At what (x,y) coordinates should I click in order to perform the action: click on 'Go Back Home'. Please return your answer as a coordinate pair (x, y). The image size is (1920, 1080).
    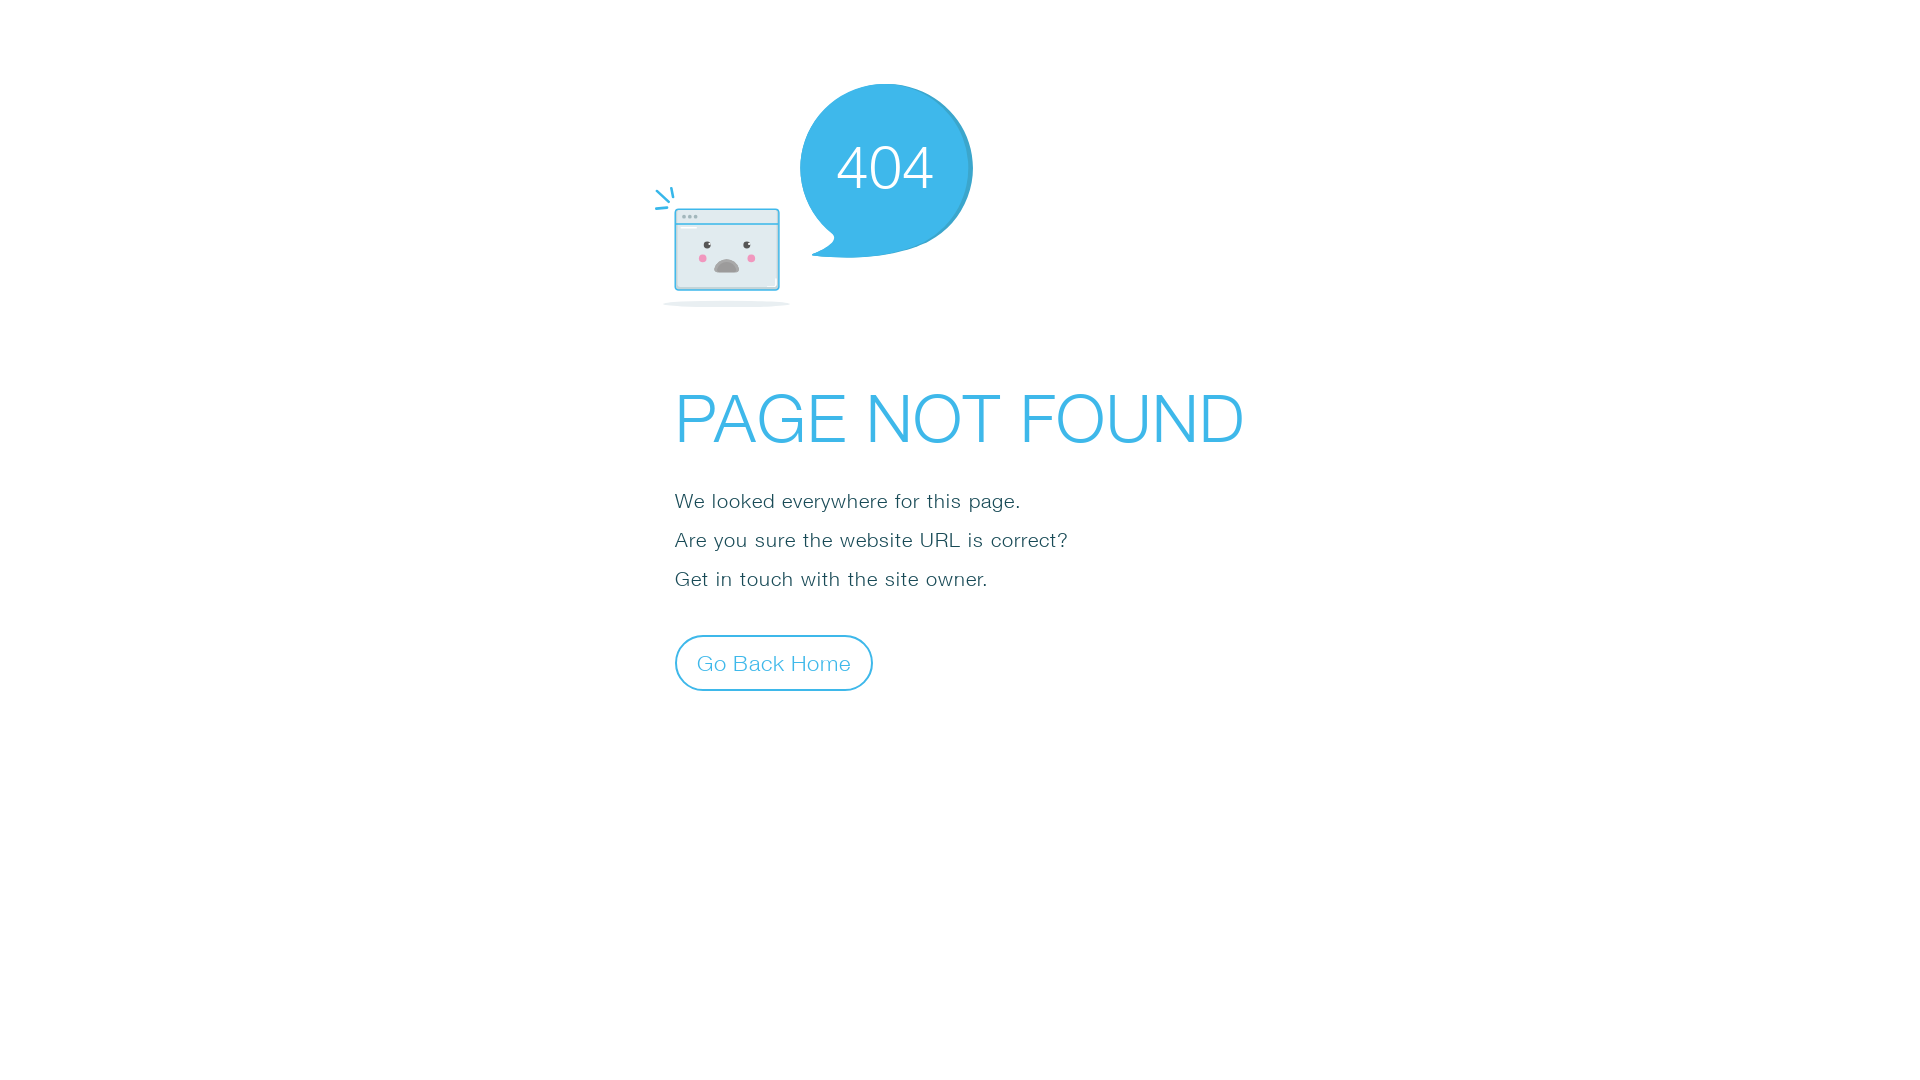
    Looking at the image, I should click on (772, 663).